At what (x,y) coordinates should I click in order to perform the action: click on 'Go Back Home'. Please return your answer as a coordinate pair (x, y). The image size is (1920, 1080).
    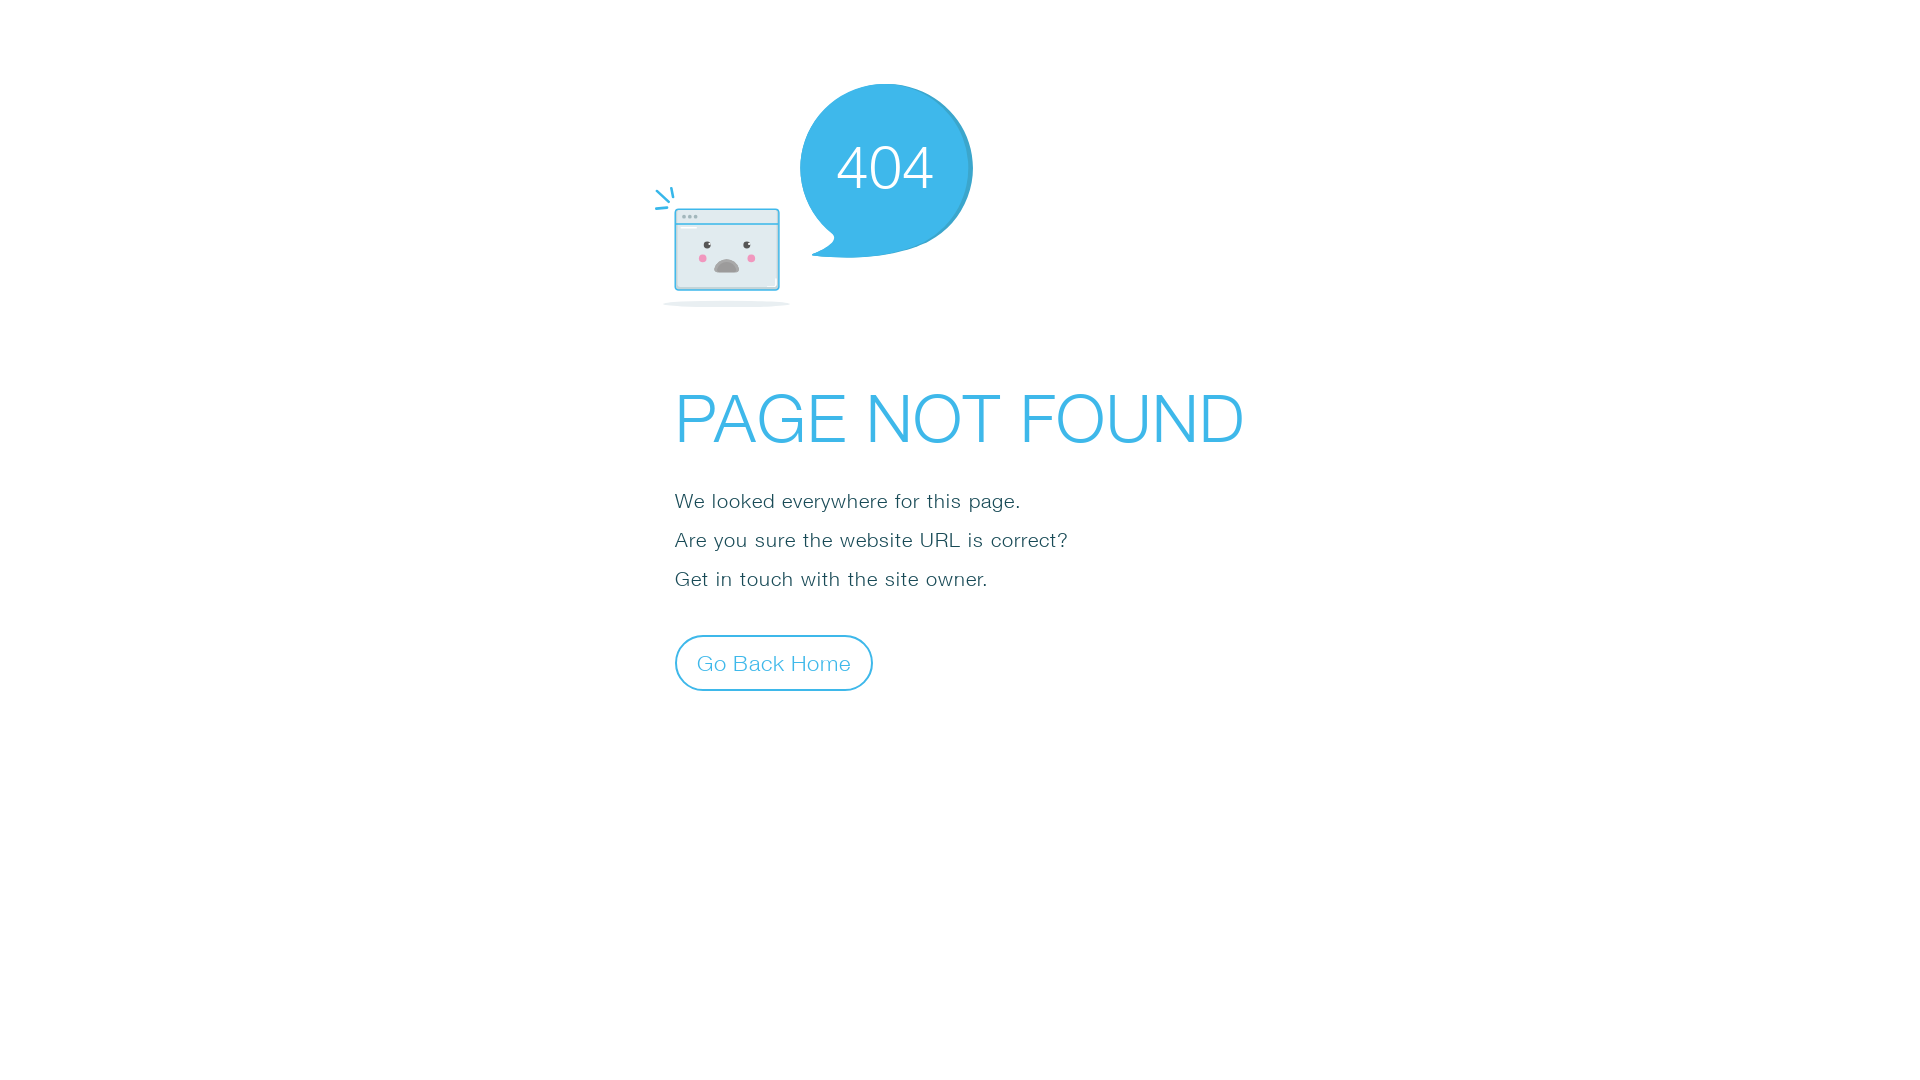
    Looking at the image, I should click on (772, 663).